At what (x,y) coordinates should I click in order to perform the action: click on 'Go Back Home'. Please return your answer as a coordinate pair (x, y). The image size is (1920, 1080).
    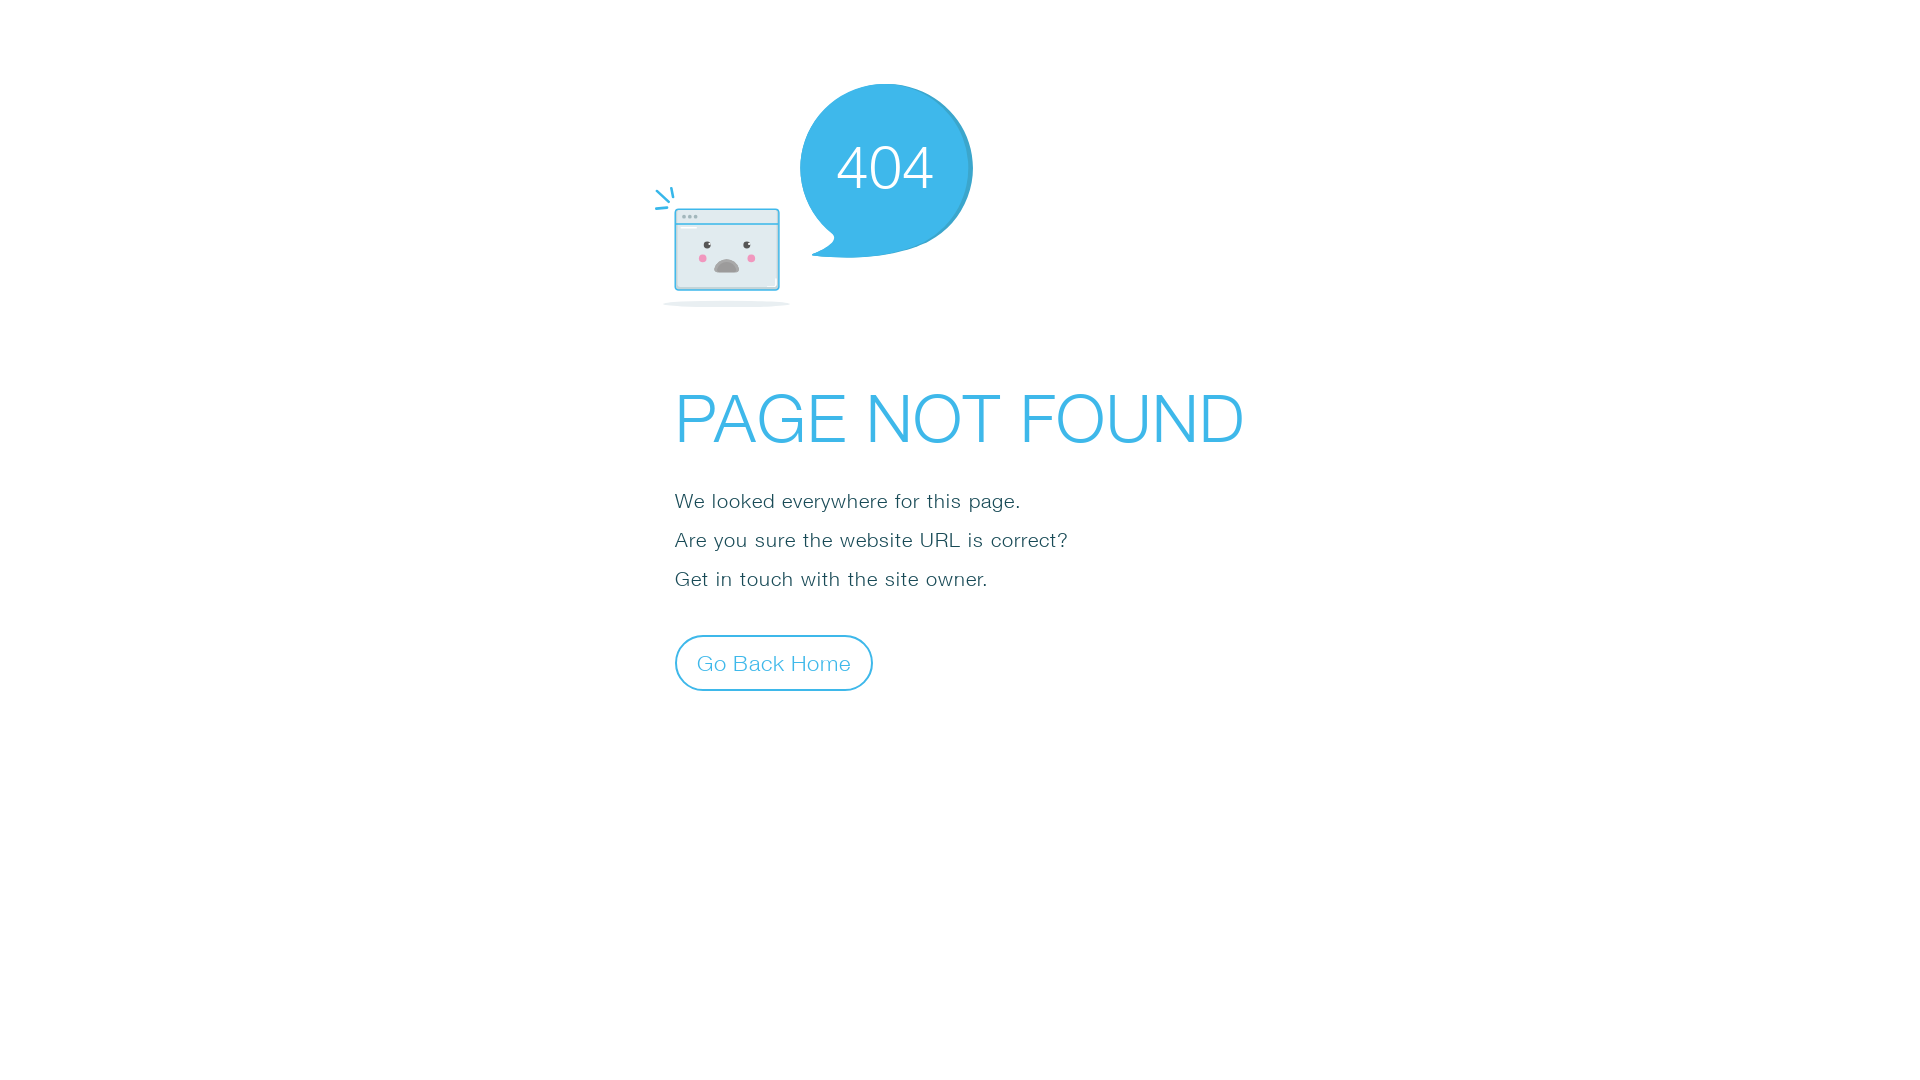
    Looking at the image, I should click on (772, 663).